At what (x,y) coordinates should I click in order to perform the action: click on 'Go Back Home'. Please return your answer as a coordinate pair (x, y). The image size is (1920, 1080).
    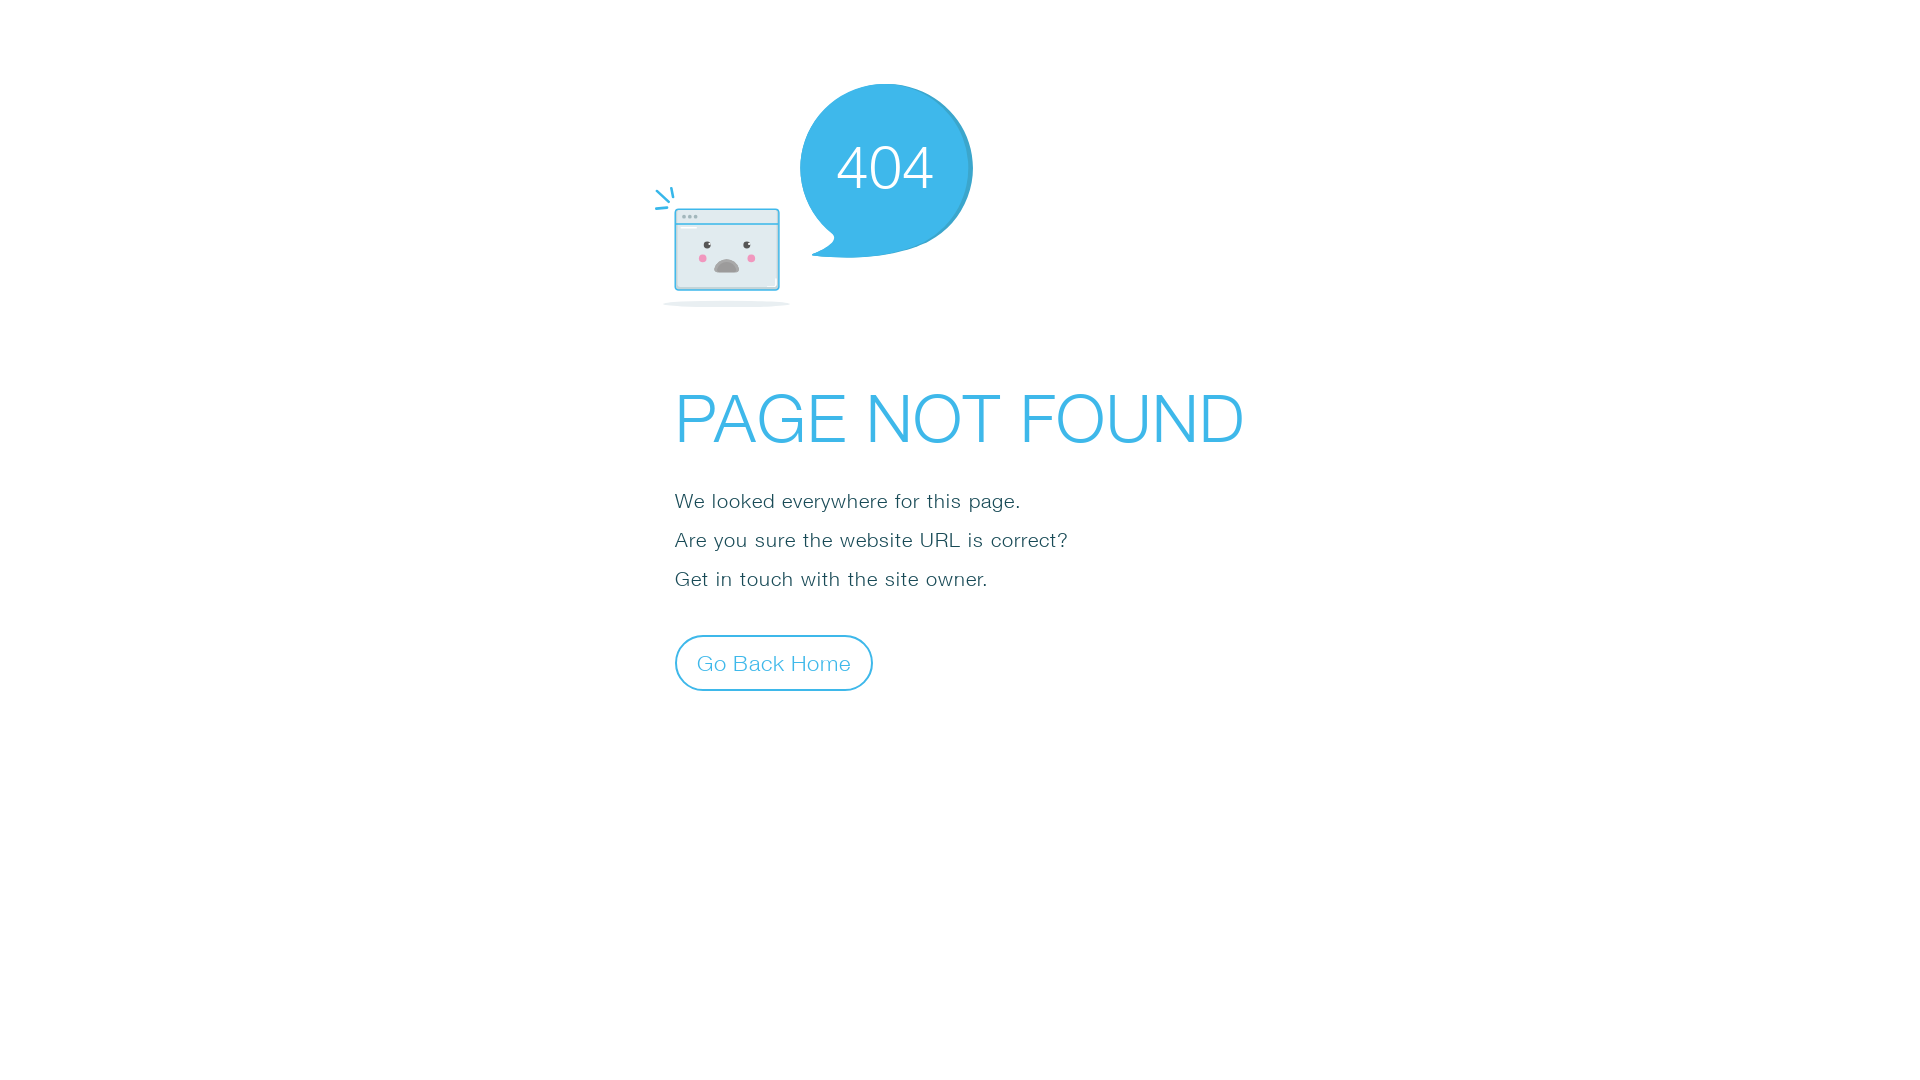
    Looking at the image, I should click on (772, 663).